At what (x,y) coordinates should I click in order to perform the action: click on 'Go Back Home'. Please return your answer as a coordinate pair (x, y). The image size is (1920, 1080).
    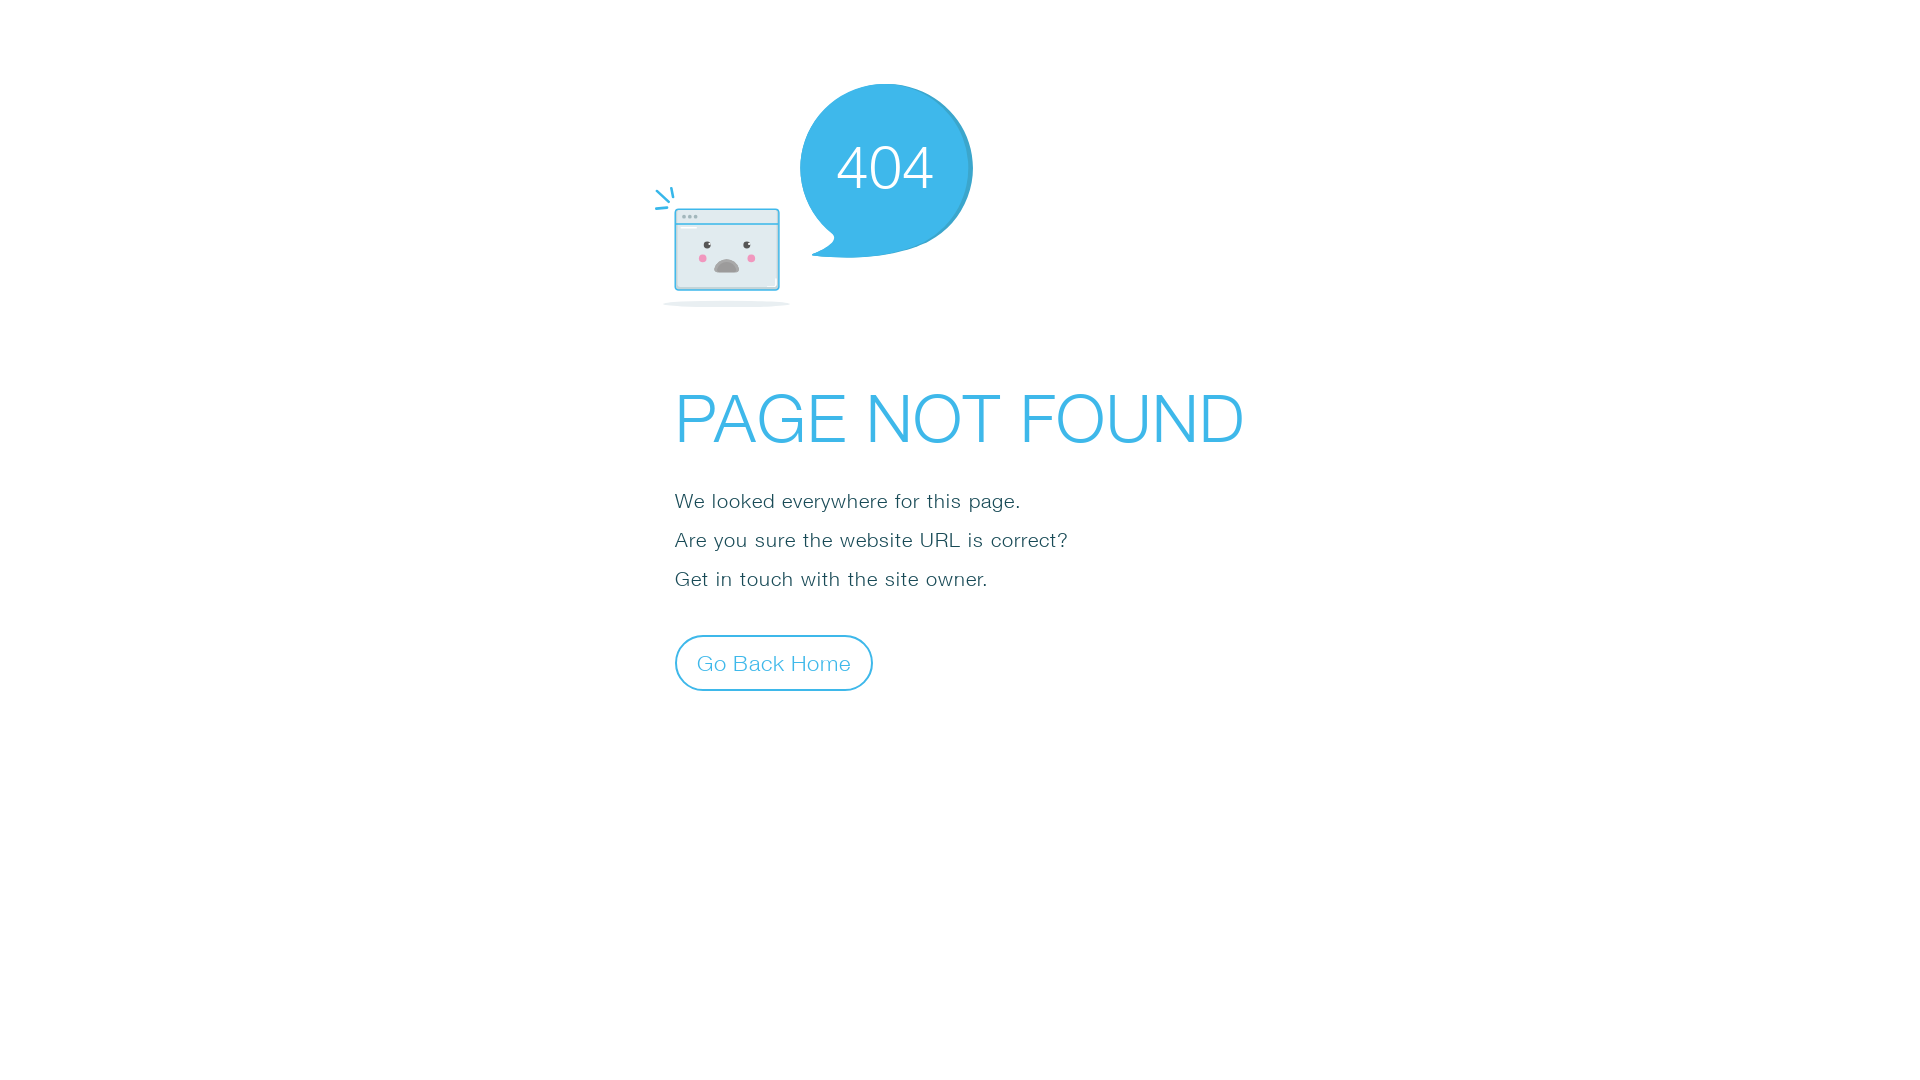
    Looking at the image, I should click on (772, 663).